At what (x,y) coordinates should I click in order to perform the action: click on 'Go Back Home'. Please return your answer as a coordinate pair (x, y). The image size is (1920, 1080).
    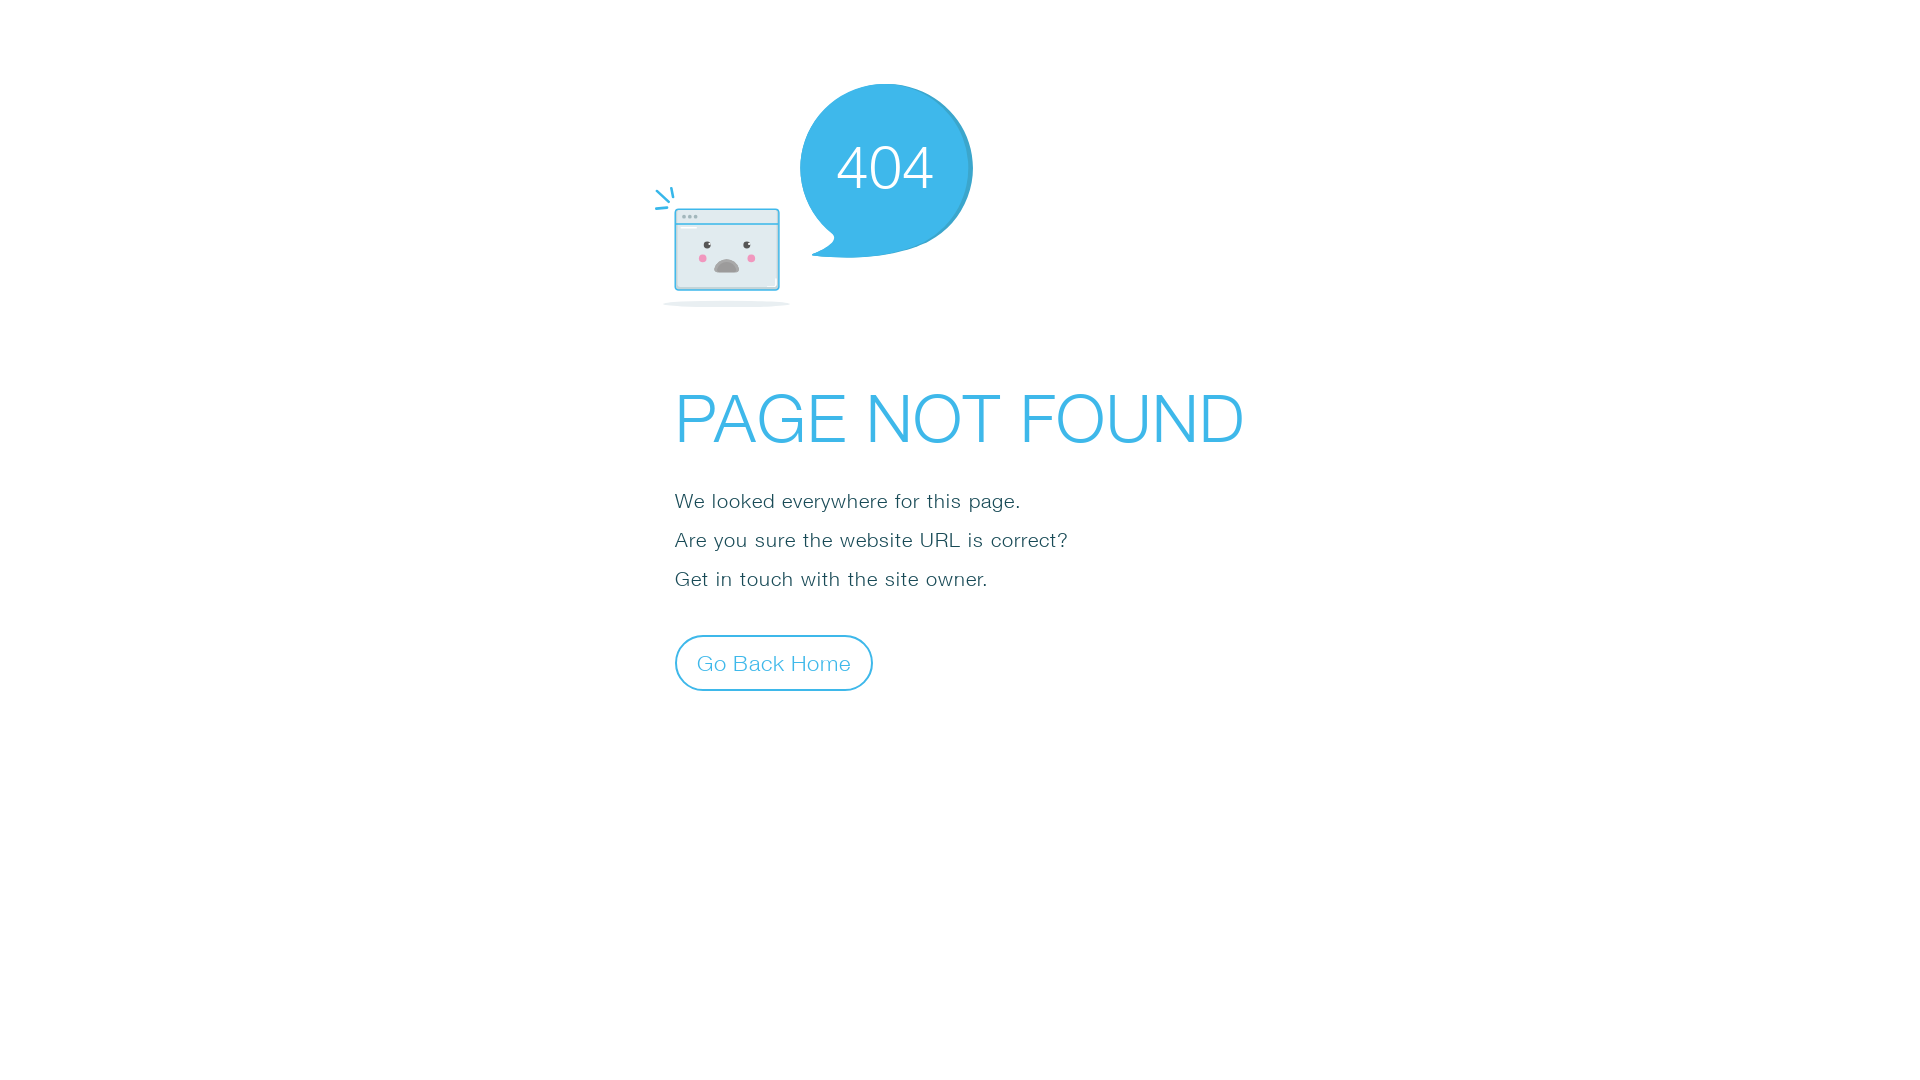
    Looking at the image, I should click on (772, 663).